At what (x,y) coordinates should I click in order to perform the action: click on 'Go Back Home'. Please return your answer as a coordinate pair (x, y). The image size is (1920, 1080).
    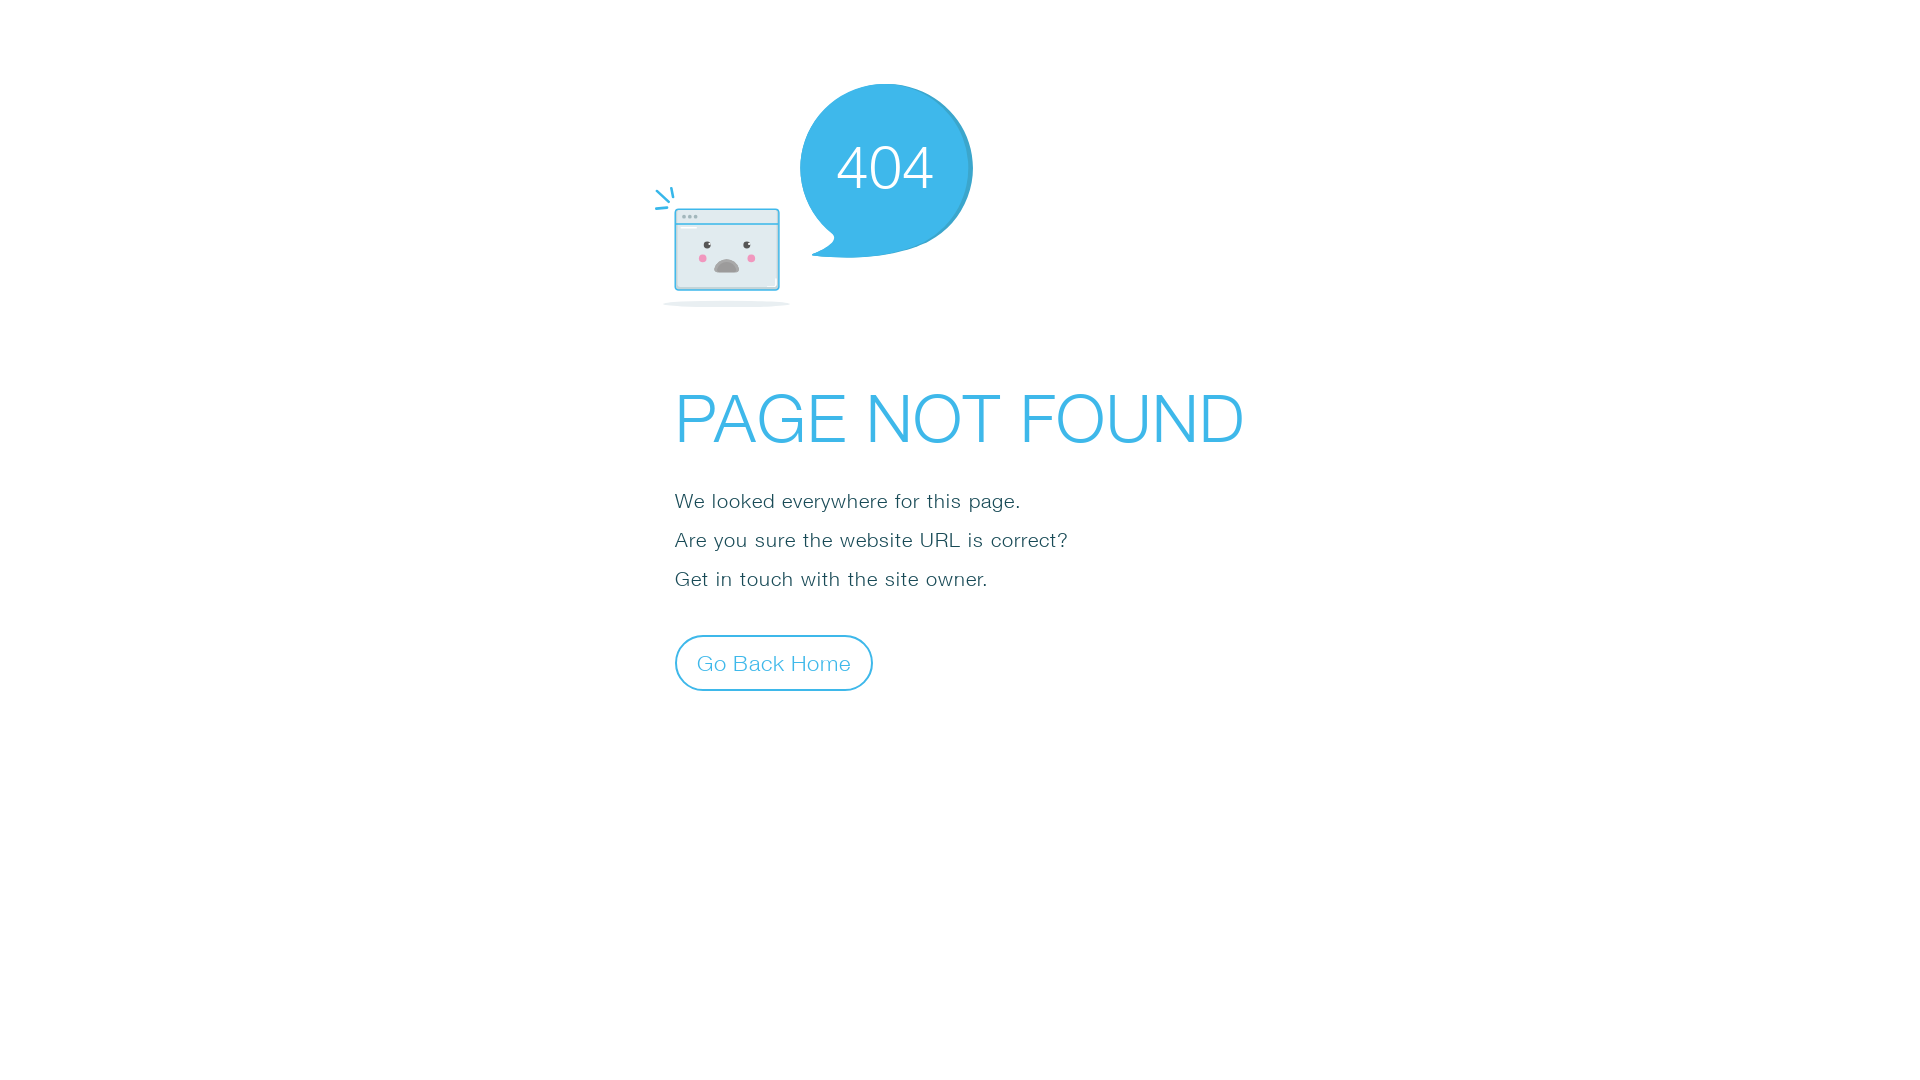
    Looking at the image, I should click on (772, 663).